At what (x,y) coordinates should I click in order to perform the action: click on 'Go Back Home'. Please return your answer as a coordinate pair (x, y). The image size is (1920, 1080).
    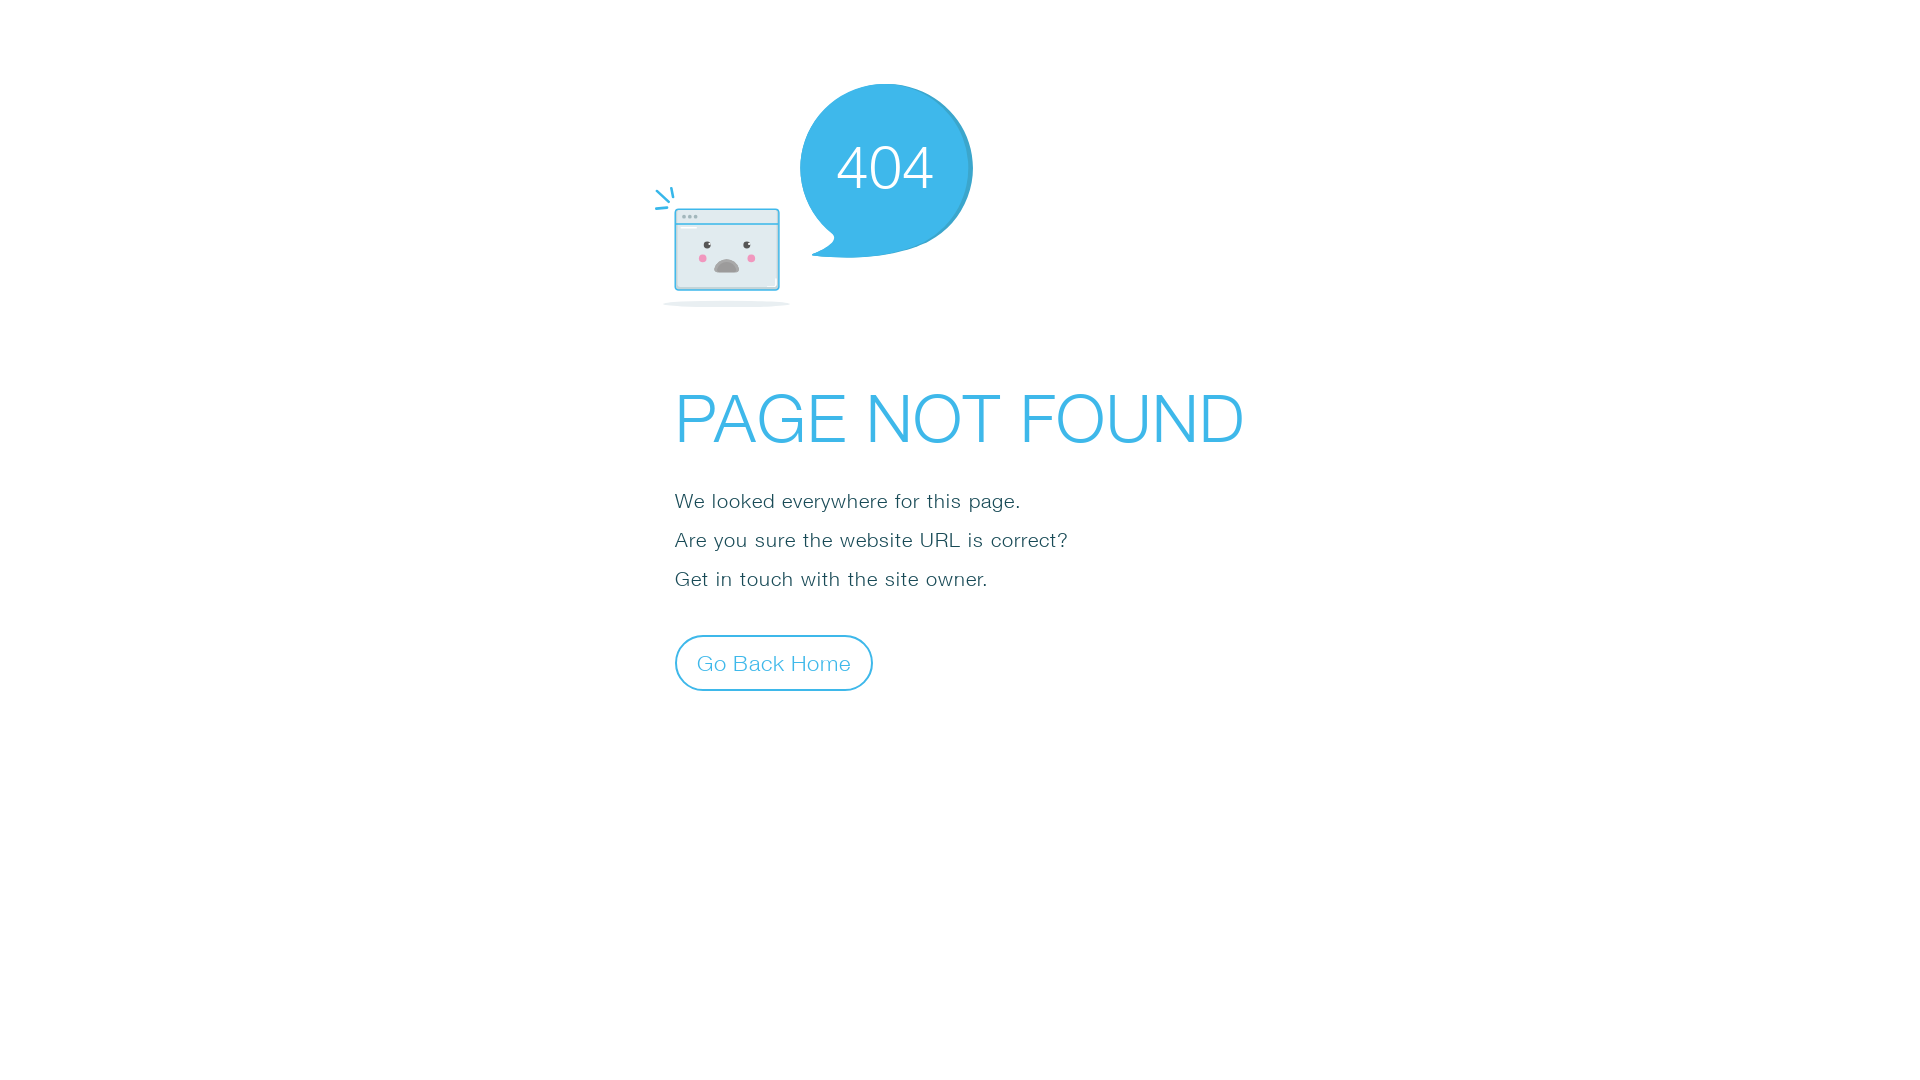
    Looking at the image, I should click on (772, 663).